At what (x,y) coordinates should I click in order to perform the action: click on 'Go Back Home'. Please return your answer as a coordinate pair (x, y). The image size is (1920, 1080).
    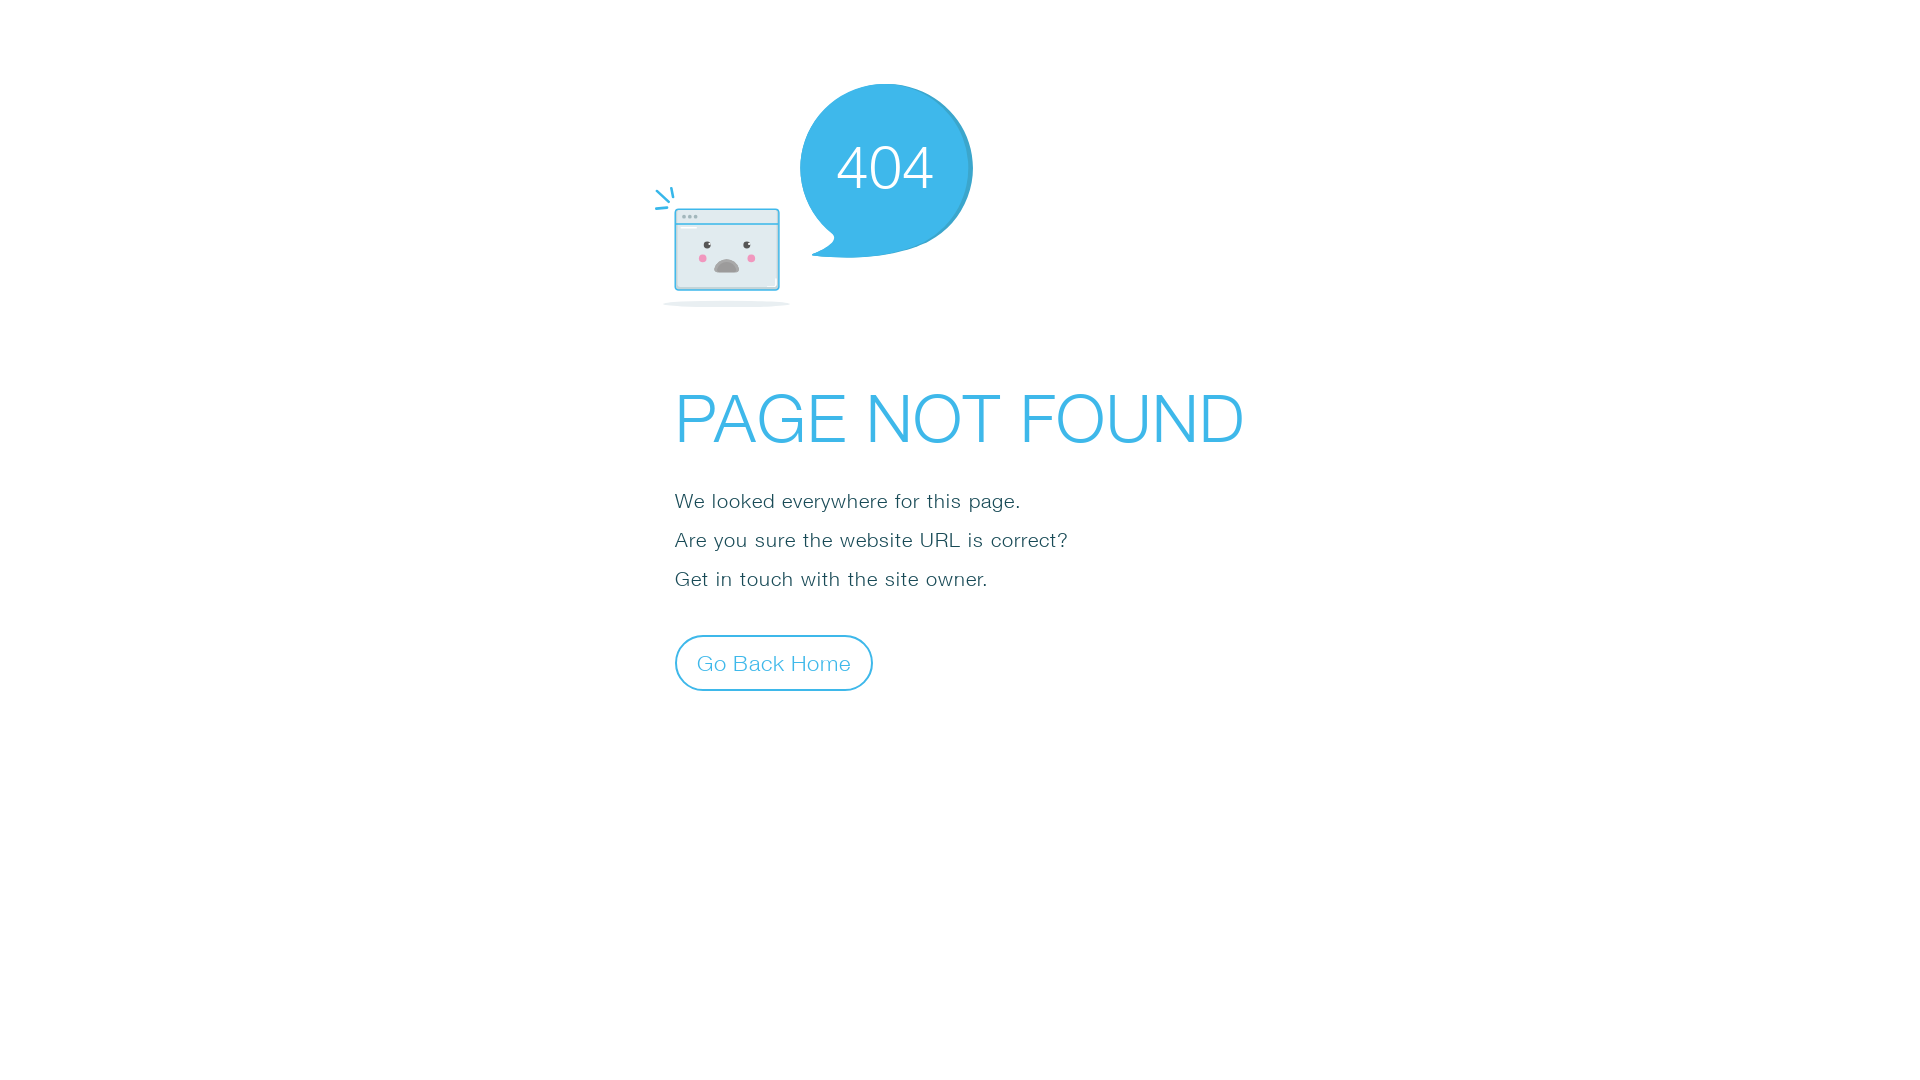
    Looking at the image, I should click on (772, 663).